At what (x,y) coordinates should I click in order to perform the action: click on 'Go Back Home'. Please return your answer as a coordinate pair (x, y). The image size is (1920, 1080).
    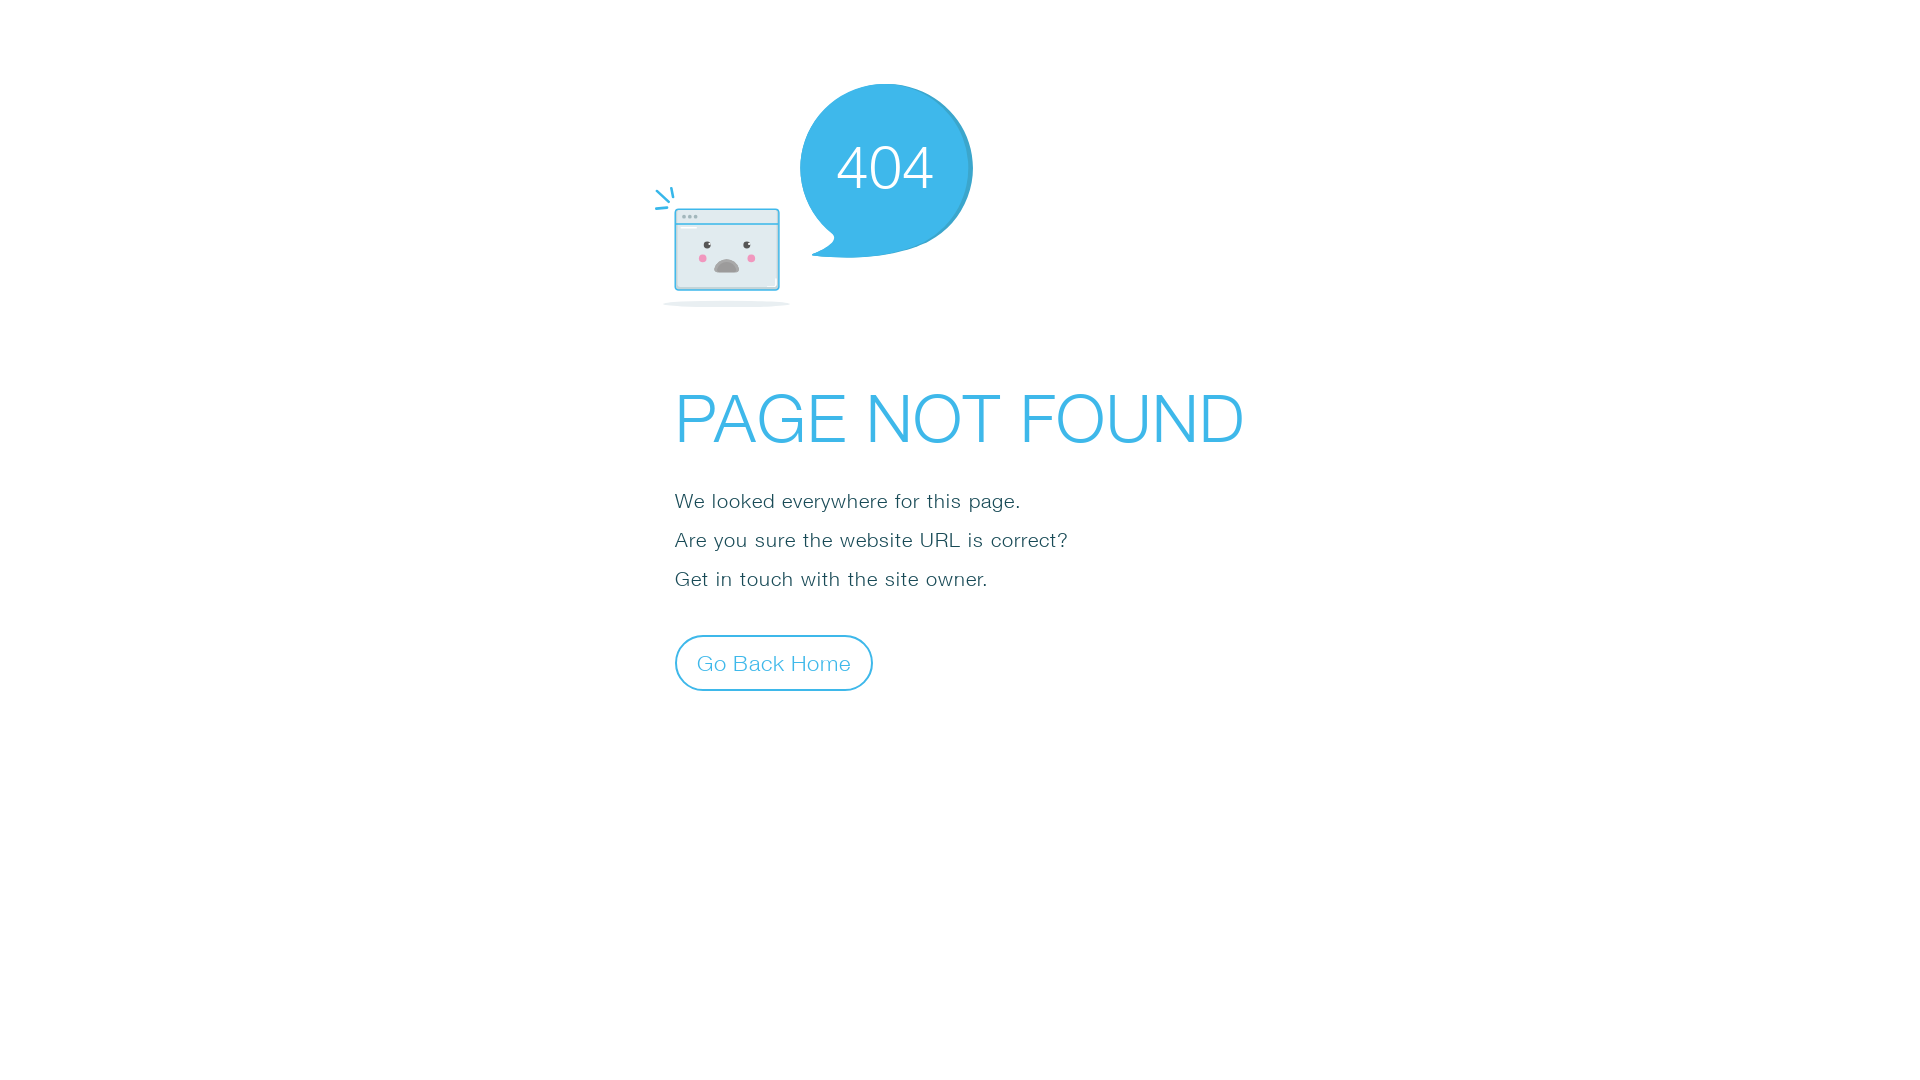
    Looking at the image, I should click on (772, 663).